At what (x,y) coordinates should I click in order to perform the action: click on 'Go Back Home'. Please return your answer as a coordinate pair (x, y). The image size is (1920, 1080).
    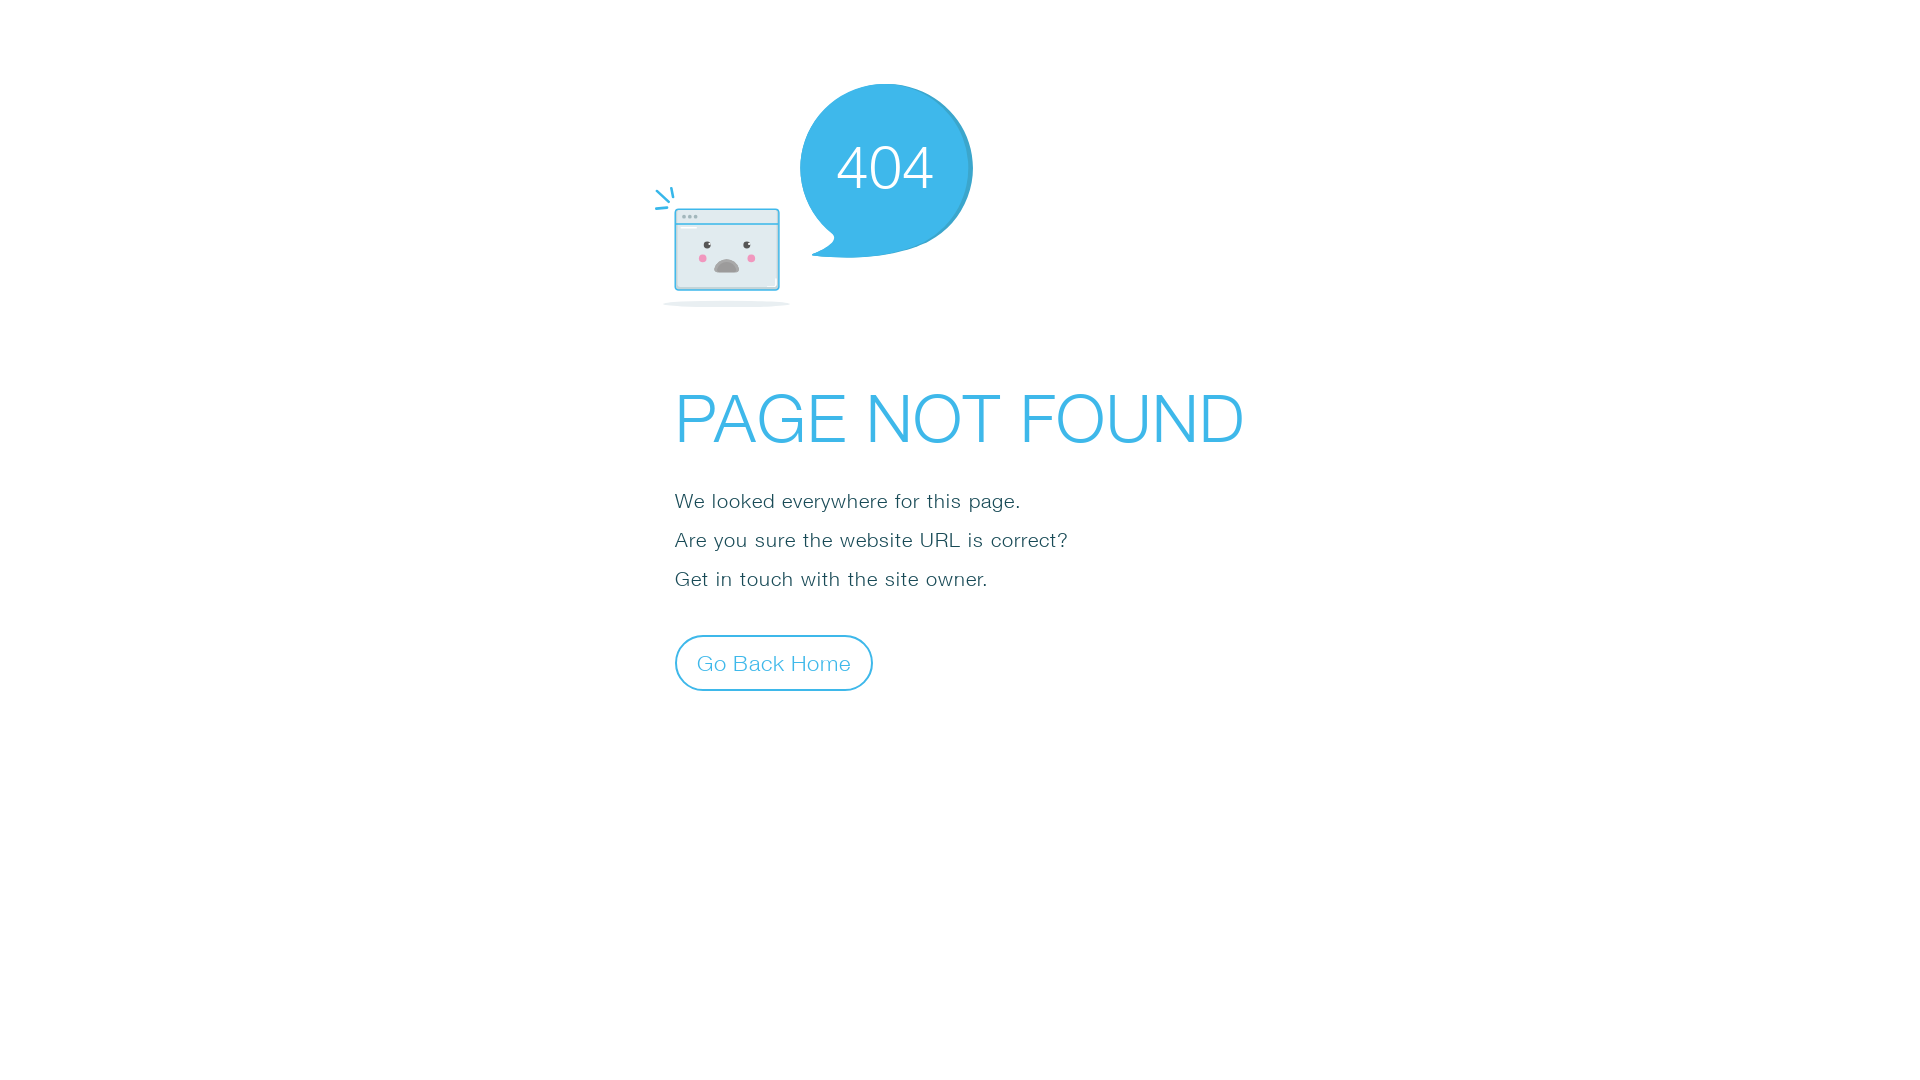
    Looking at the image, I should click on (772, 663).